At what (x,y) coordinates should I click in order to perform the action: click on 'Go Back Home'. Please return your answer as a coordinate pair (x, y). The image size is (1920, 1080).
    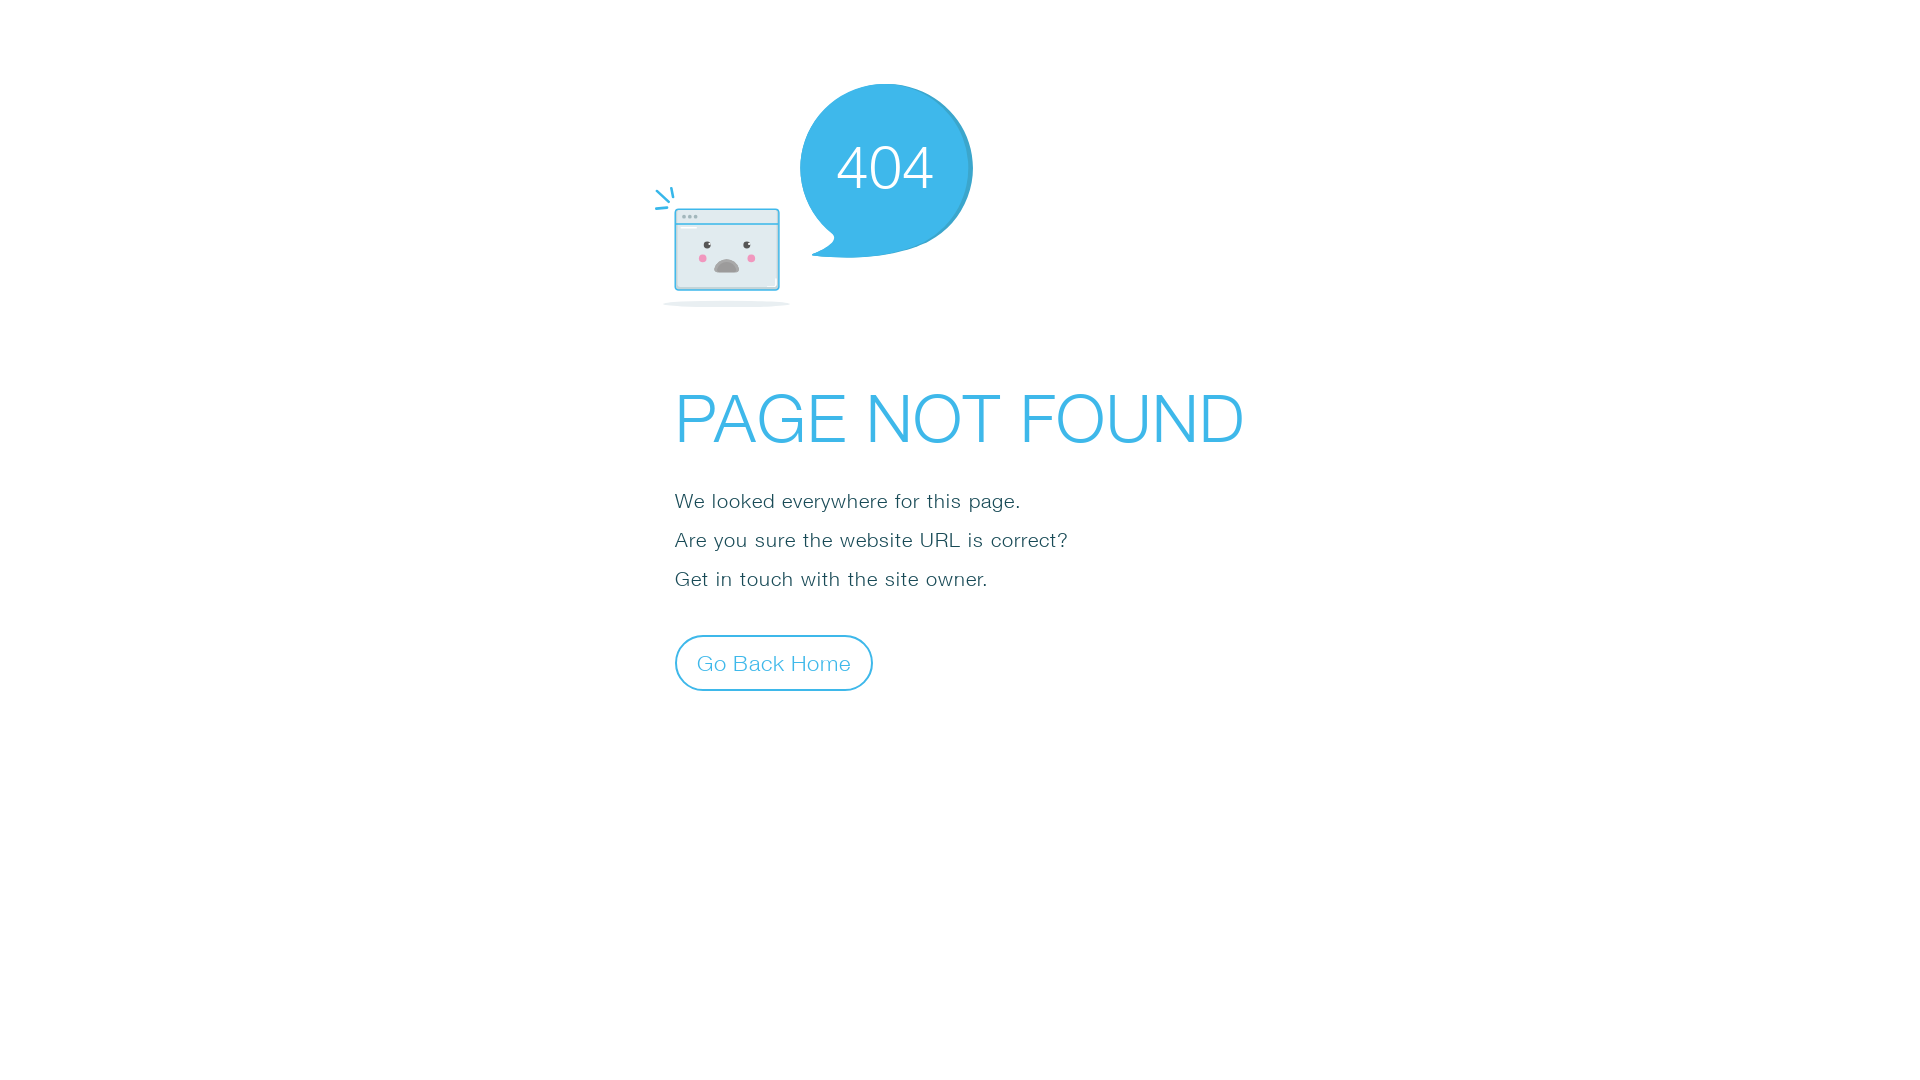
    Looking at the image, I should click on (772, 663).